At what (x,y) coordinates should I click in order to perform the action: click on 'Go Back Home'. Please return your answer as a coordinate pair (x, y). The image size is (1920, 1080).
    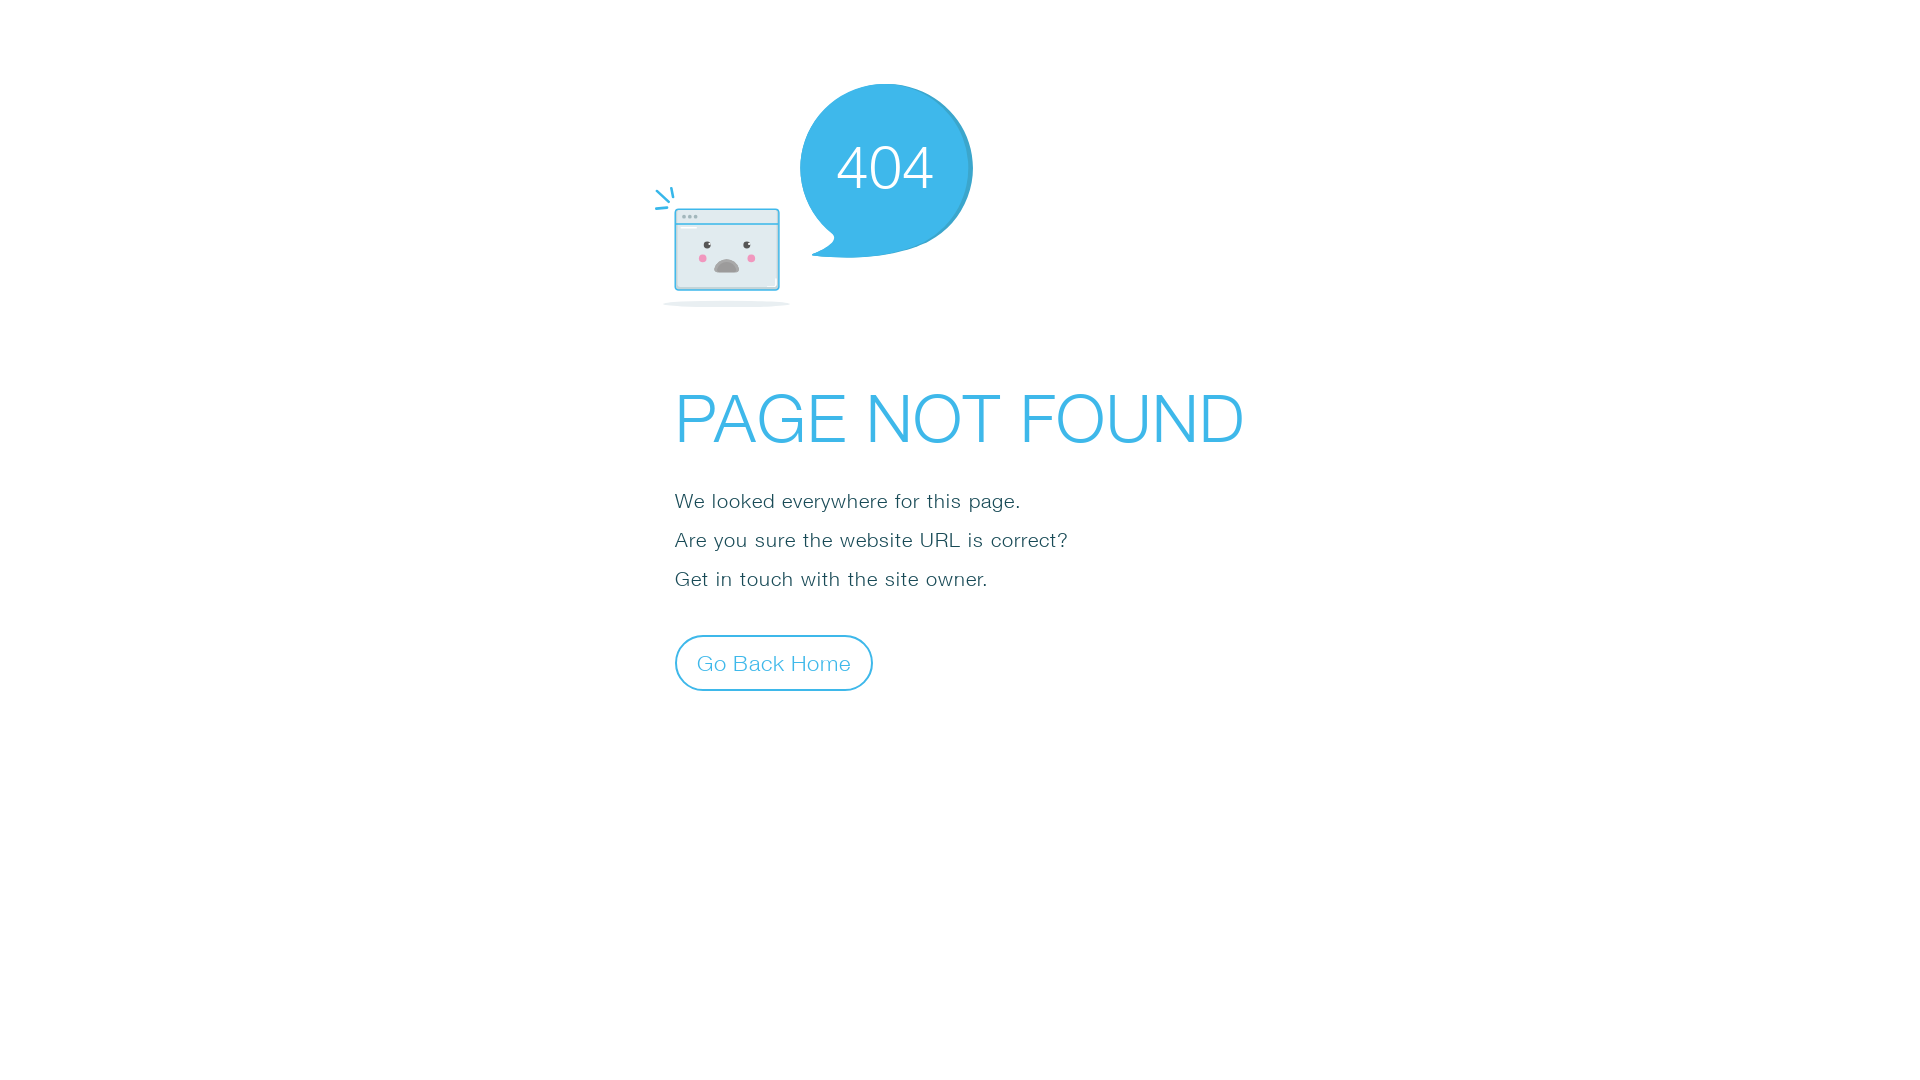
    Looking at the image, I should click on (772, 663).